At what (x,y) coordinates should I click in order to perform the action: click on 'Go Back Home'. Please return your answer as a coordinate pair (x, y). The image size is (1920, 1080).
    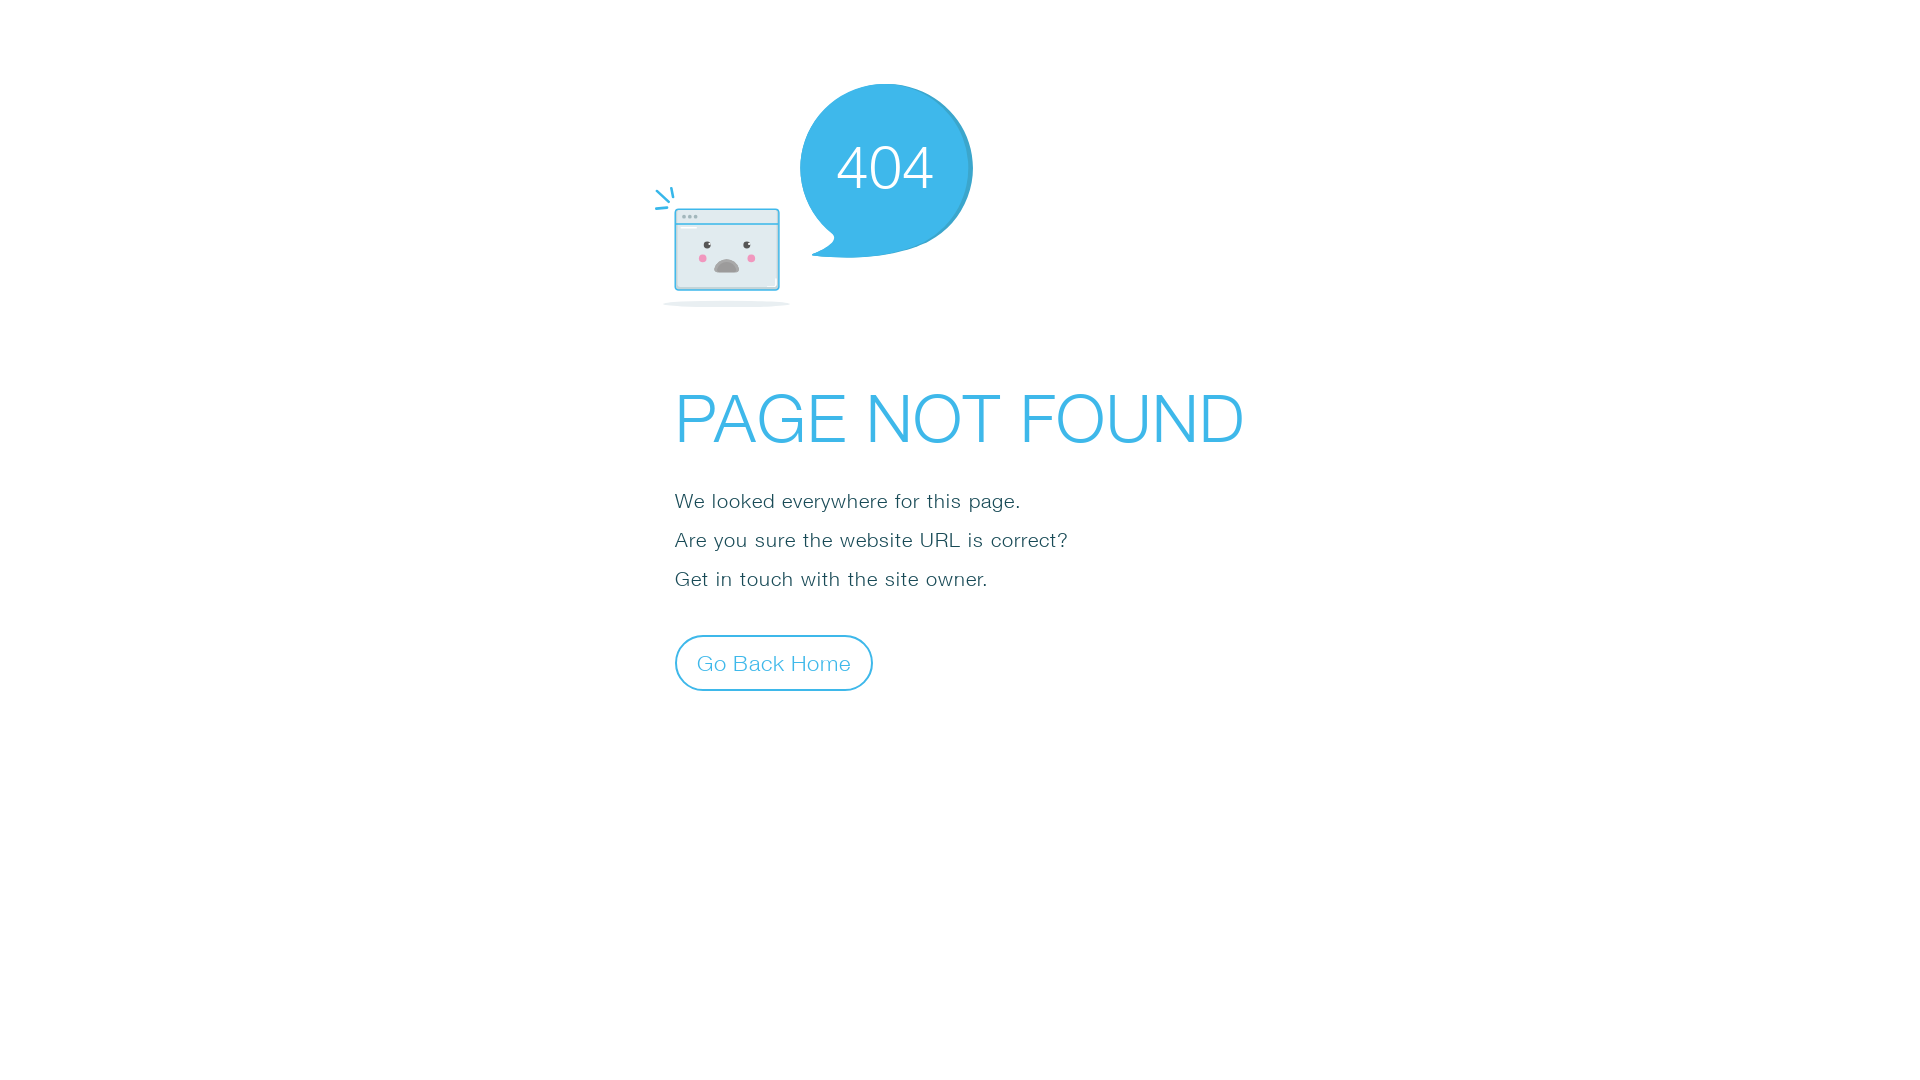
    Looking at the image, I should click on (772, 663).